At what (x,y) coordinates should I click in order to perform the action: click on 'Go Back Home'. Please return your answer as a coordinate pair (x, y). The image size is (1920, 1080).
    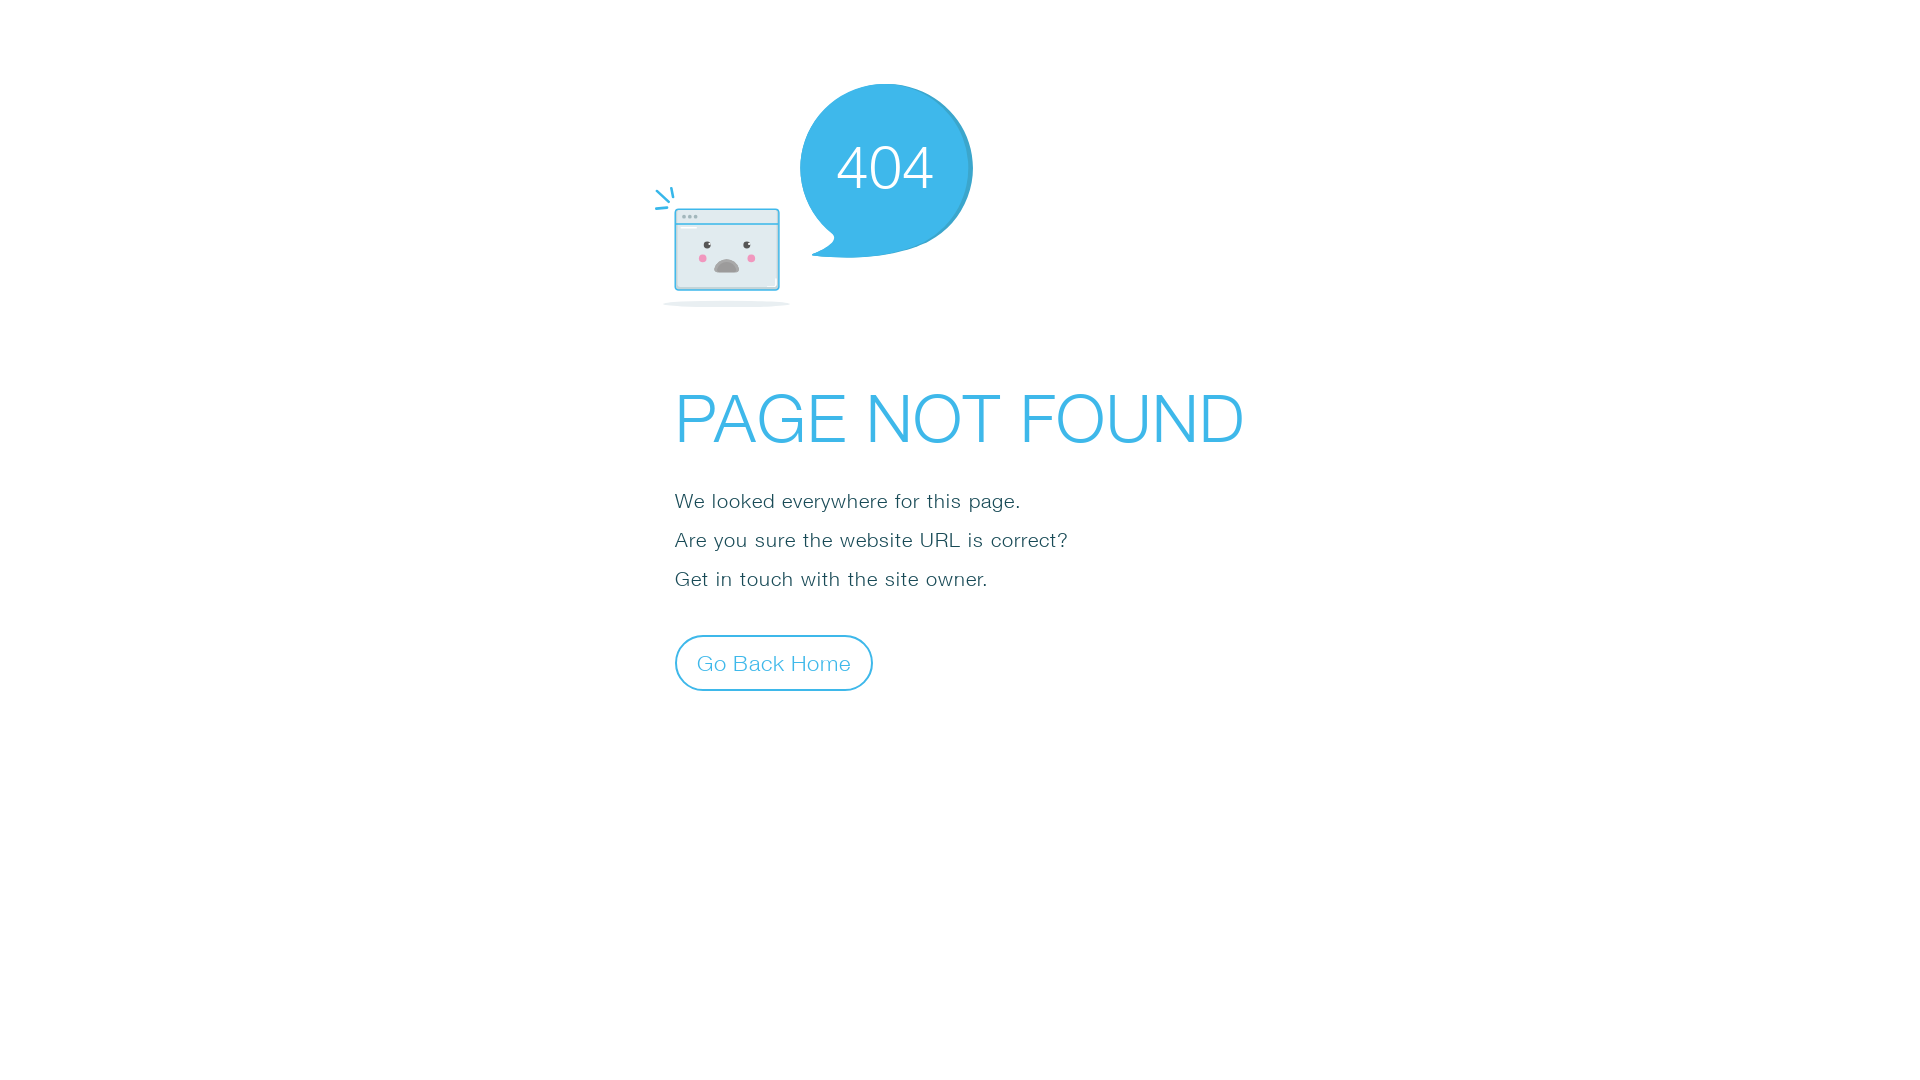
    Looking at the image, I should click on (772, 663).